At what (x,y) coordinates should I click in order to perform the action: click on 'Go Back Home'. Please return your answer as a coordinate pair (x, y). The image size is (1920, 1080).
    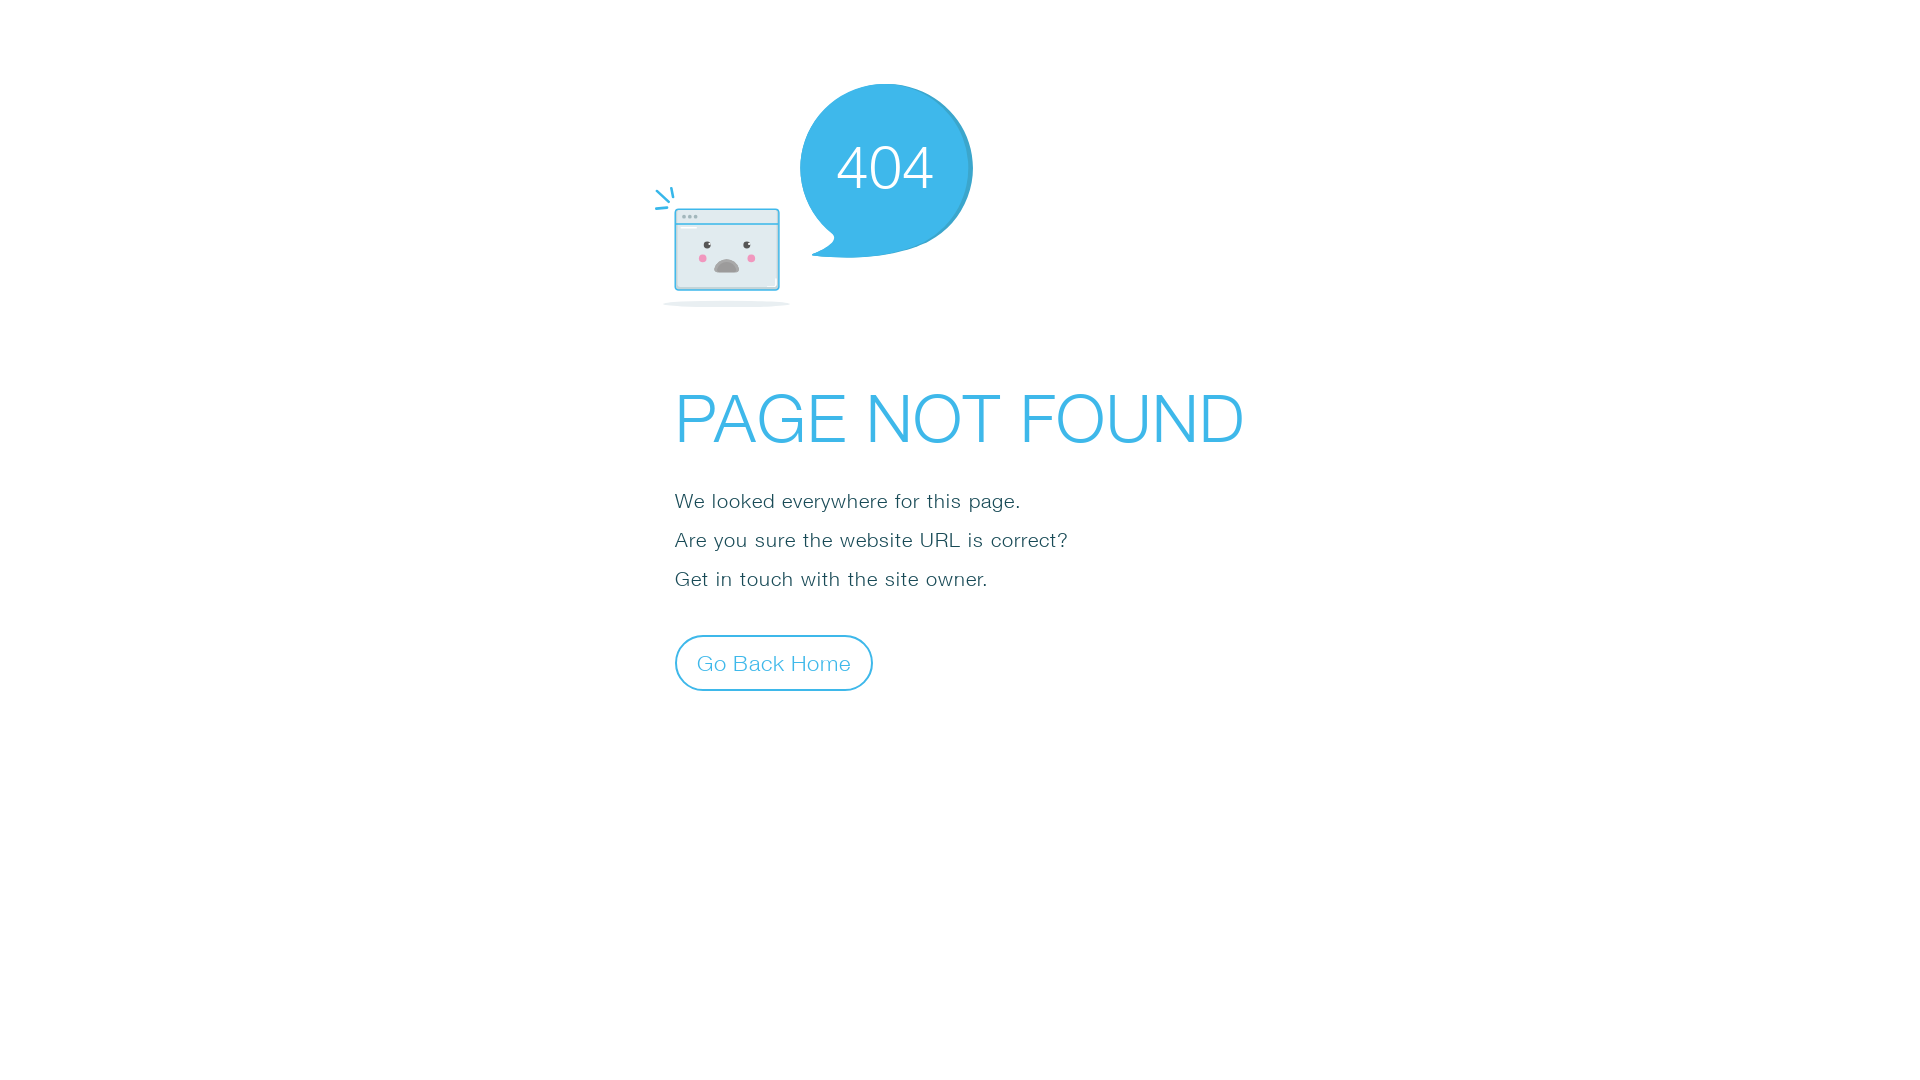
    Looking at the image, I should click on (772, 663).